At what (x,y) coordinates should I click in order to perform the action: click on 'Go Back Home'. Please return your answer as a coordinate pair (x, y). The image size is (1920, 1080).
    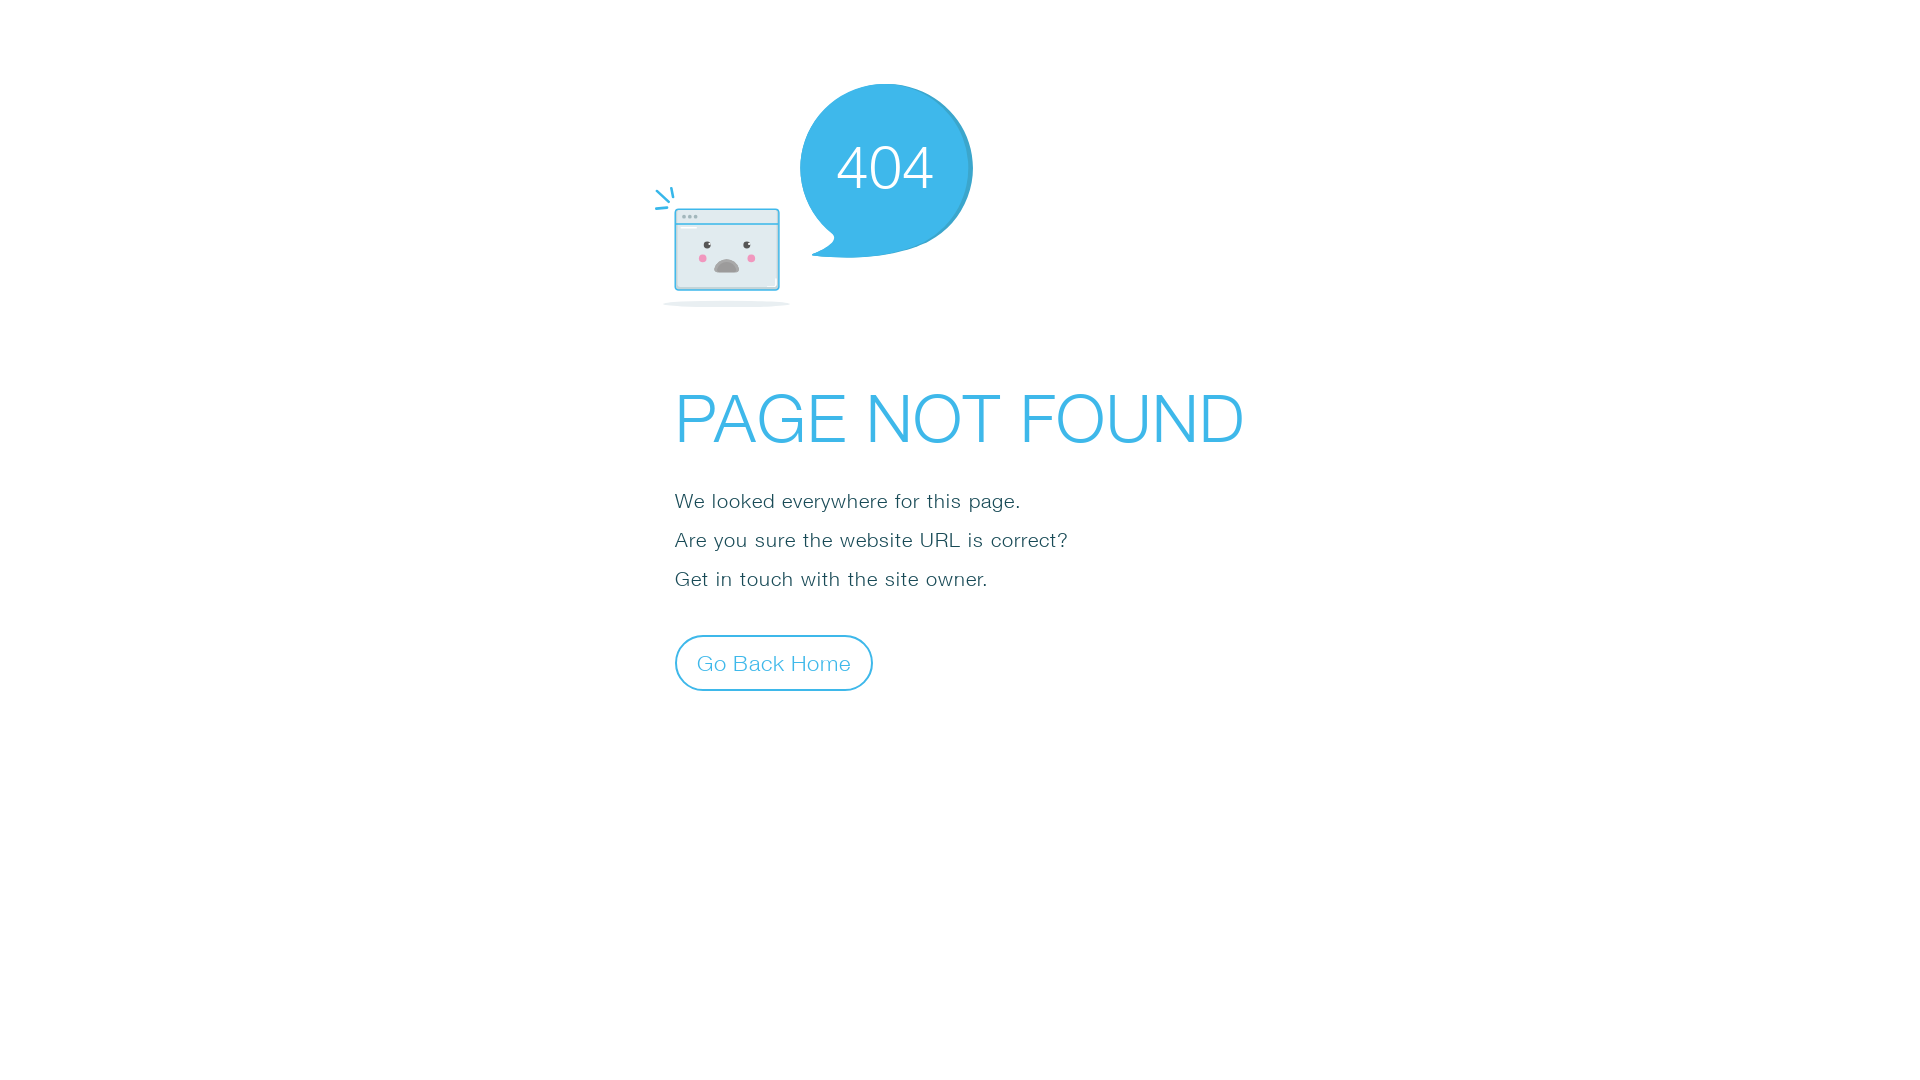
    Looking at the image, I should click on (772, 663).